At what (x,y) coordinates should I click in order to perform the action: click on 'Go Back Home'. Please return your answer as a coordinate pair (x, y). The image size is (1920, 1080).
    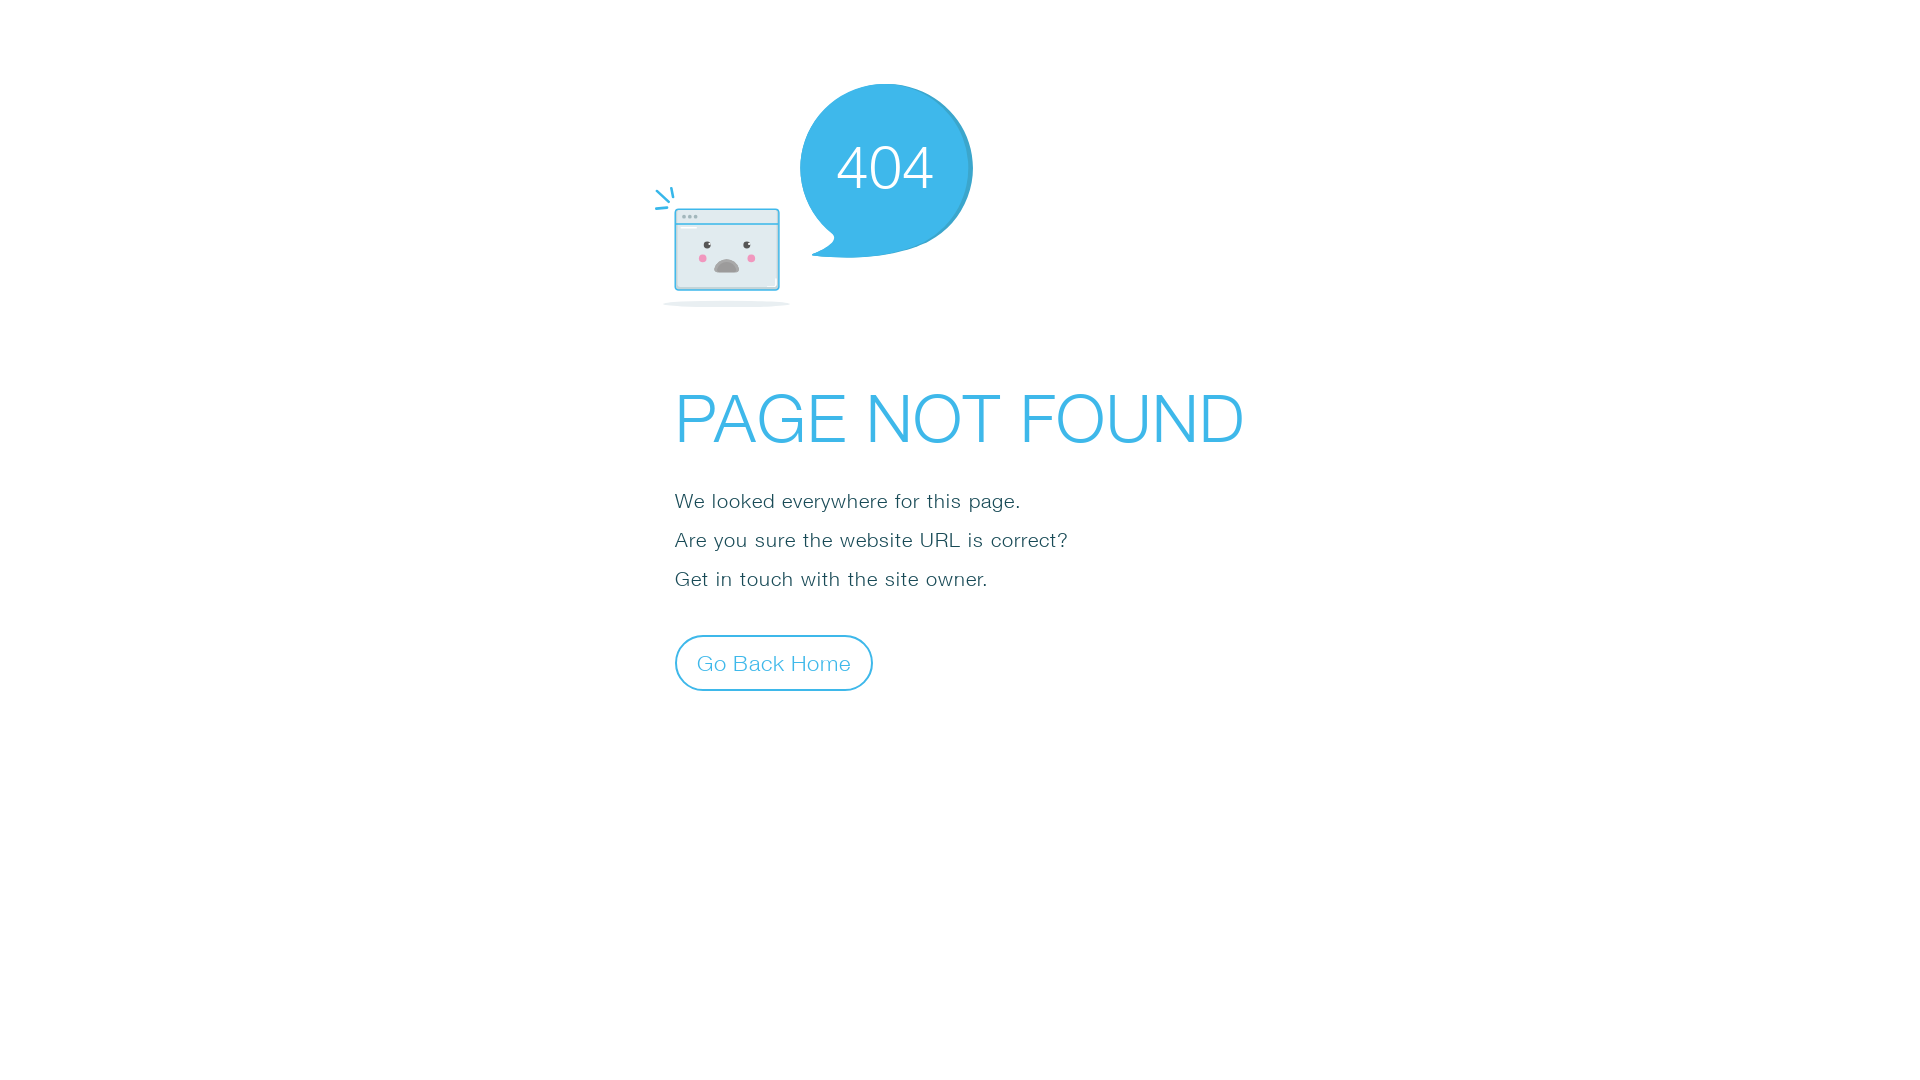
    Looking at the image, I should click on (772, 663).